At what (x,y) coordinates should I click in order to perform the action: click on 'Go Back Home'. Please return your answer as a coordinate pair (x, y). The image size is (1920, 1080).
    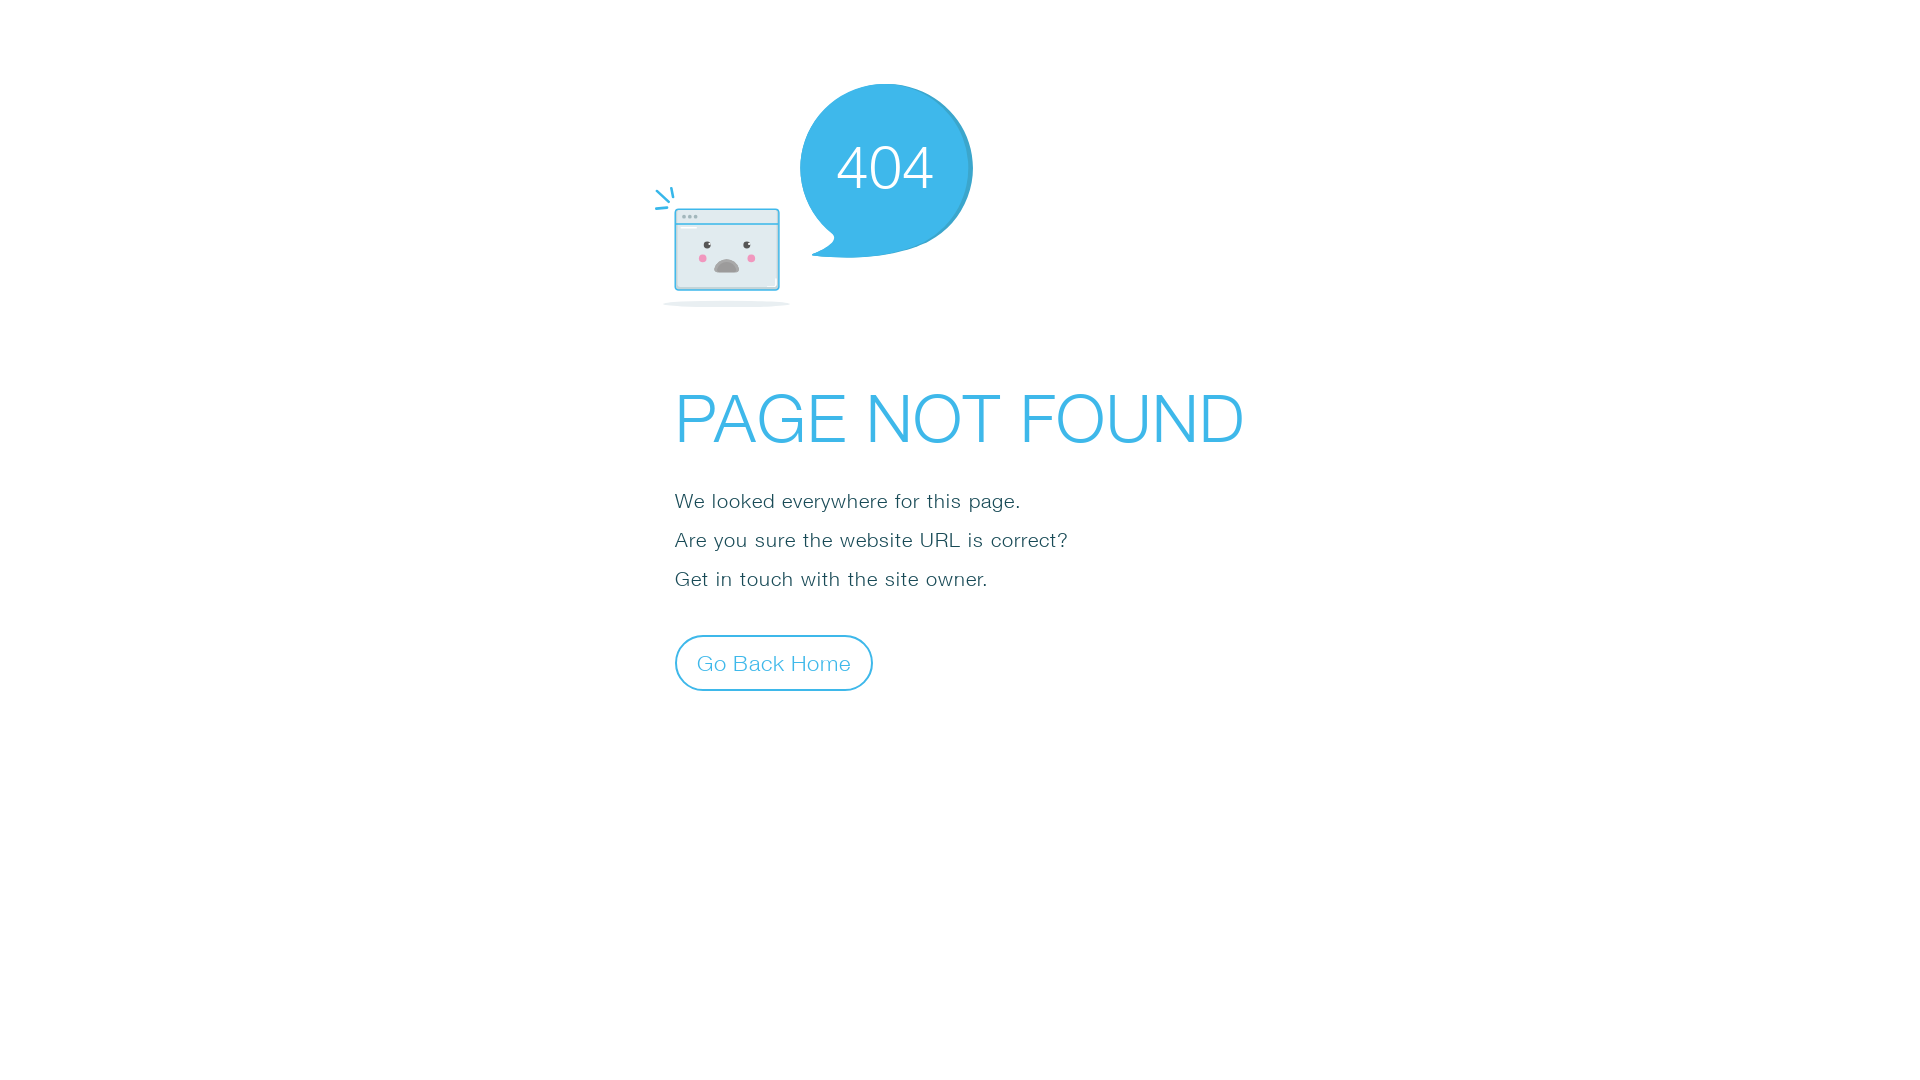
    Looking at the image, I should click on (772, 663).